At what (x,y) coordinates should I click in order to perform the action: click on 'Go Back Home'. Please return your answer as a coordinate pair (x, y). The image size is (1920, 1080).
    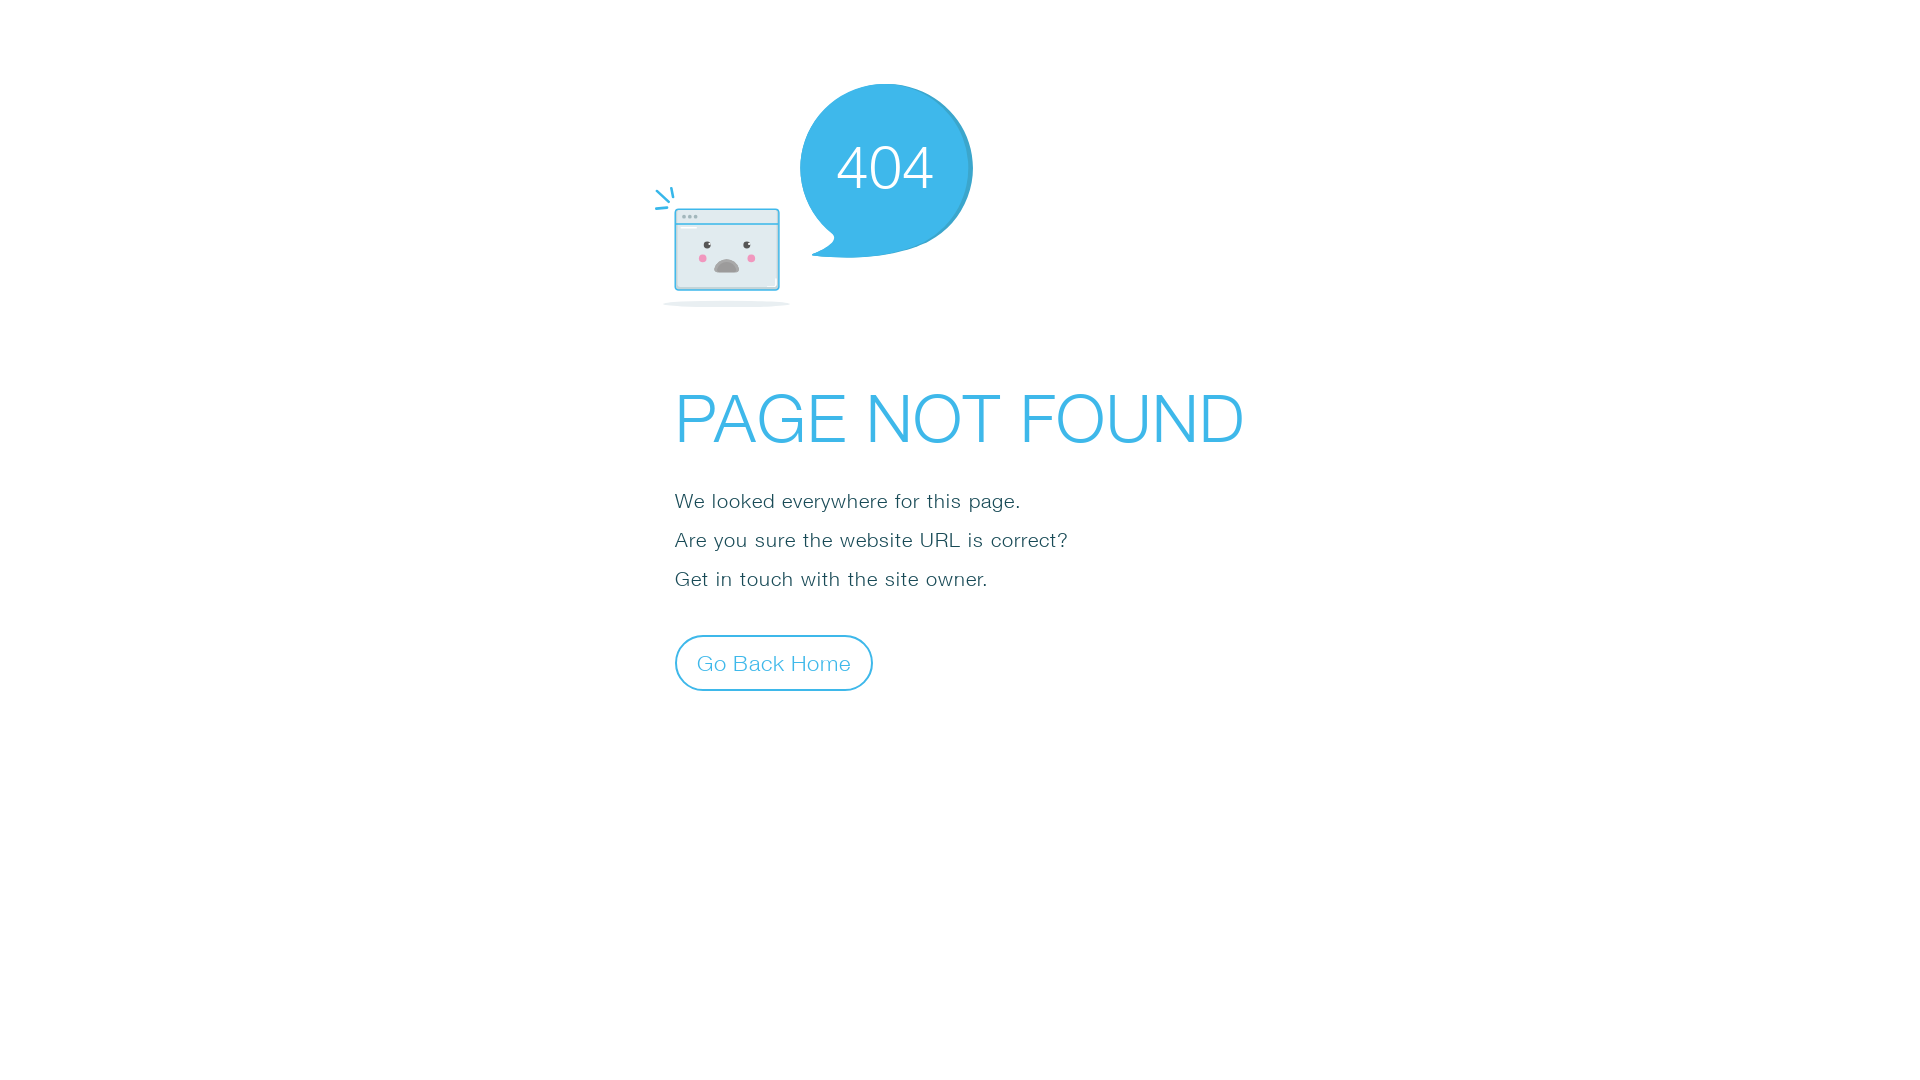
    Looking at the image, I should click on (772, 663).